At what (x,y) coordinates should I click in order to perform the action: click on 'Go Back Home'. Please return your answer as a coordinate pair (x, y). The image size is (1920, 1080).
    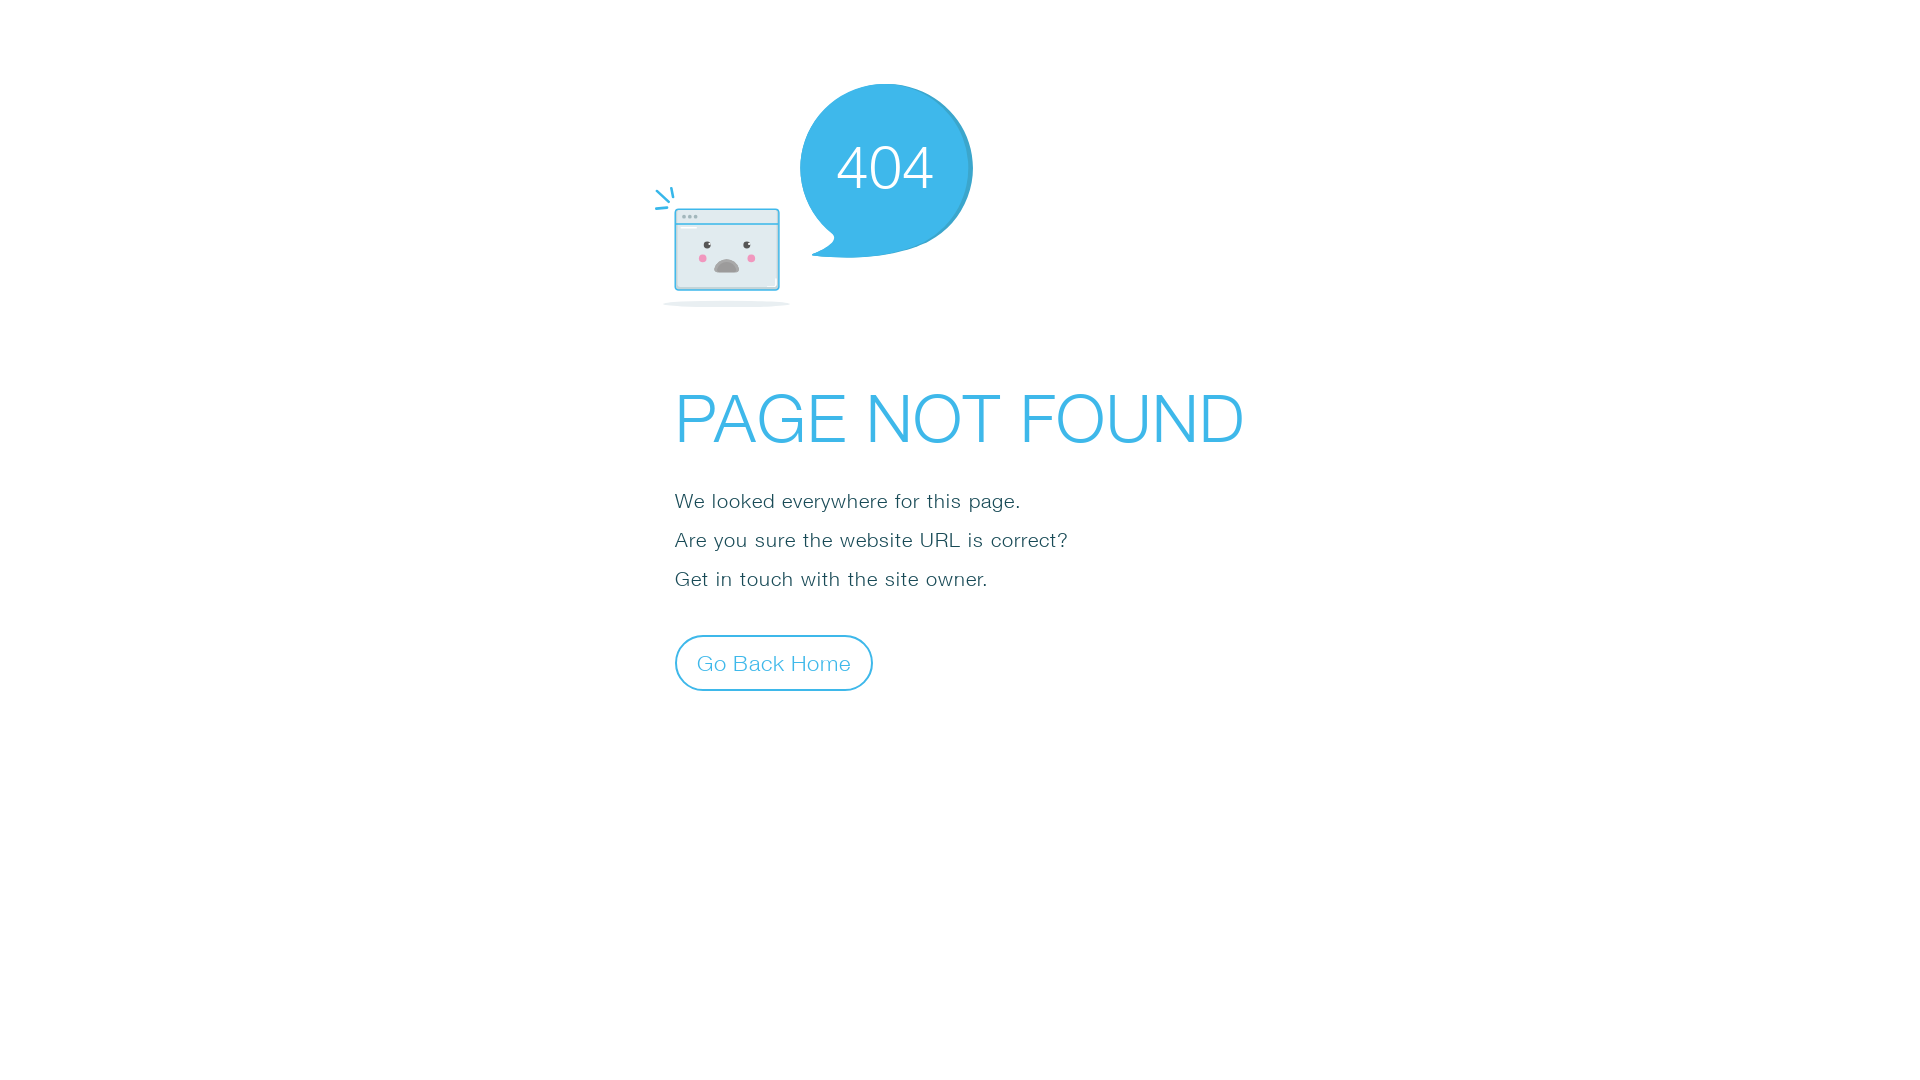
    Looking at the image, I should click on (772, 663).